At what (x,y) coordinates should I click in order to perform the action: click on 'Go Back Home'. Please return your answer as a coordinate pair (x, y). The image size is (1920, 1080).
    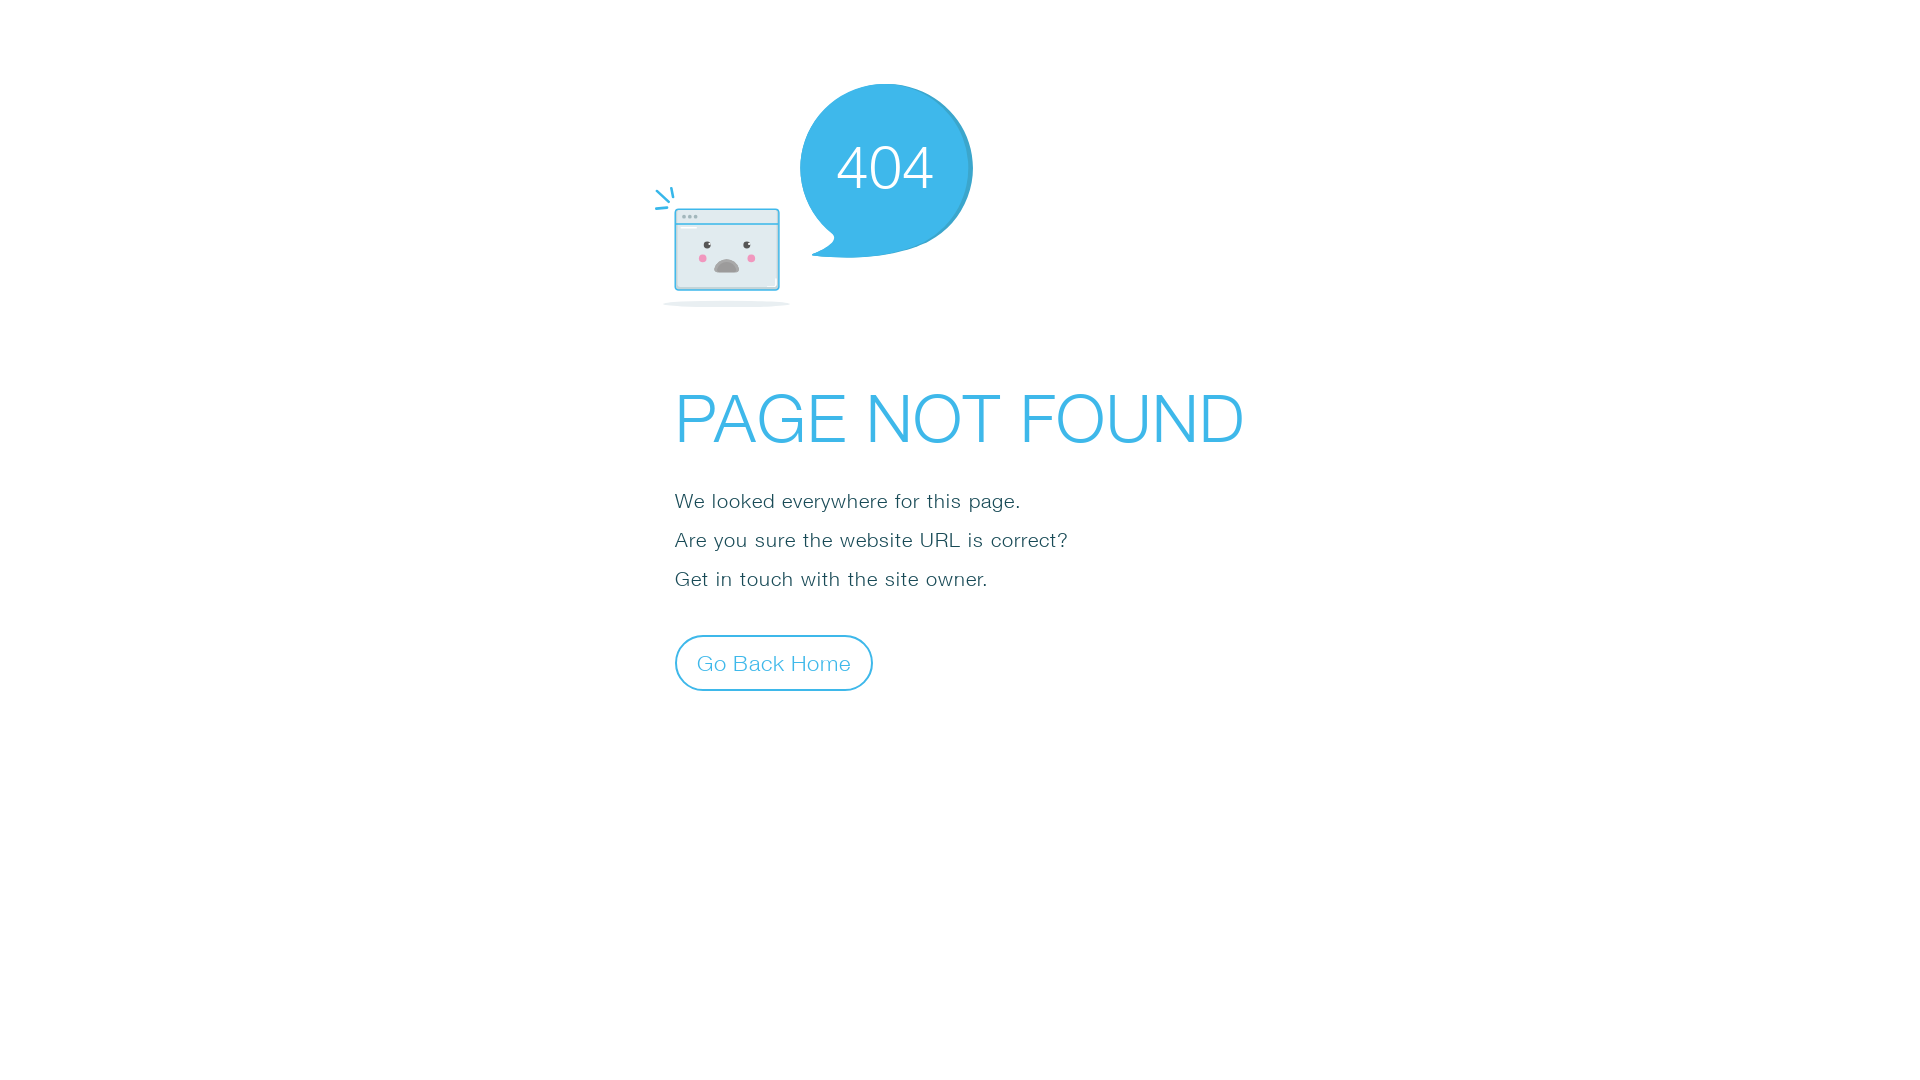
    Looking at the image, I should click on (772, 663).